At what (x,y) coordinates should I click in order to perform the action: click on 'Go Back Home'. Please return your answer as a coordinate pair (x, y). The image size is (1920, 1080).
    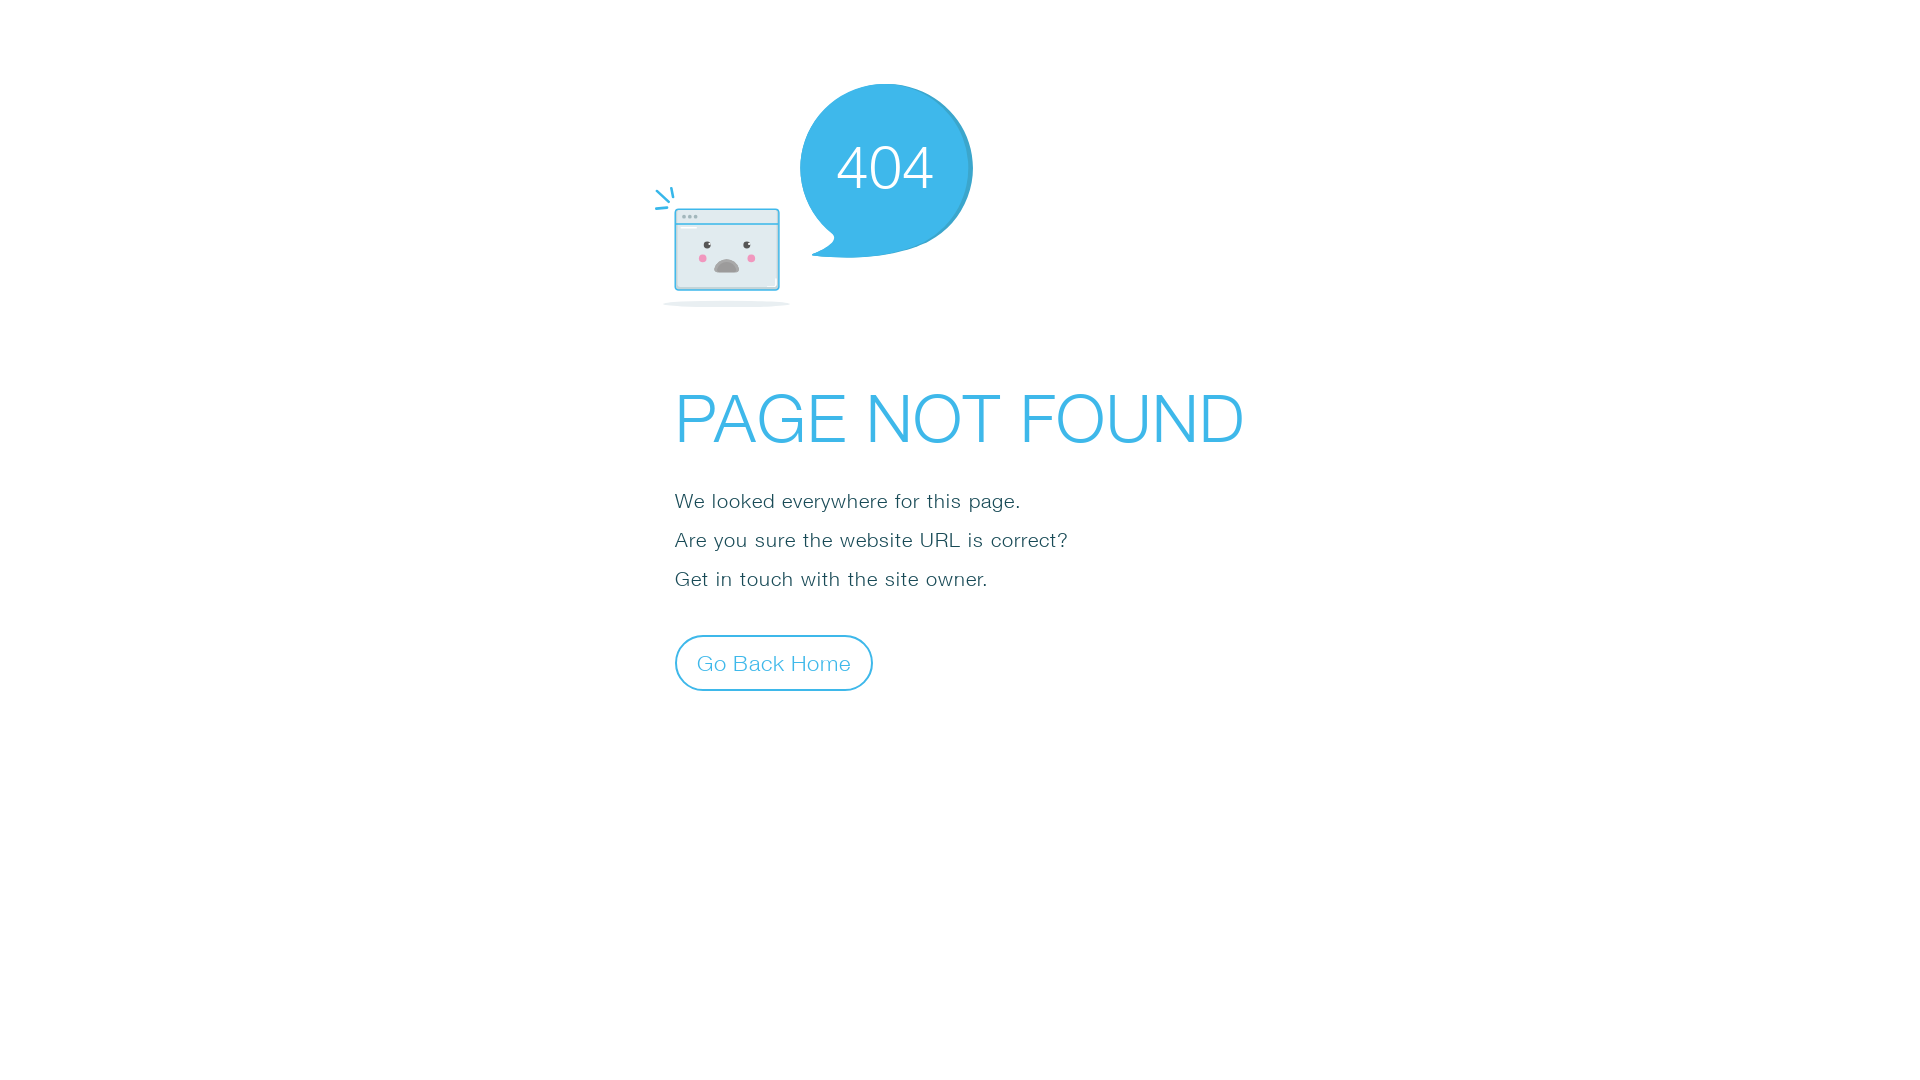
    Looking at the image, I should click on (772, 663).